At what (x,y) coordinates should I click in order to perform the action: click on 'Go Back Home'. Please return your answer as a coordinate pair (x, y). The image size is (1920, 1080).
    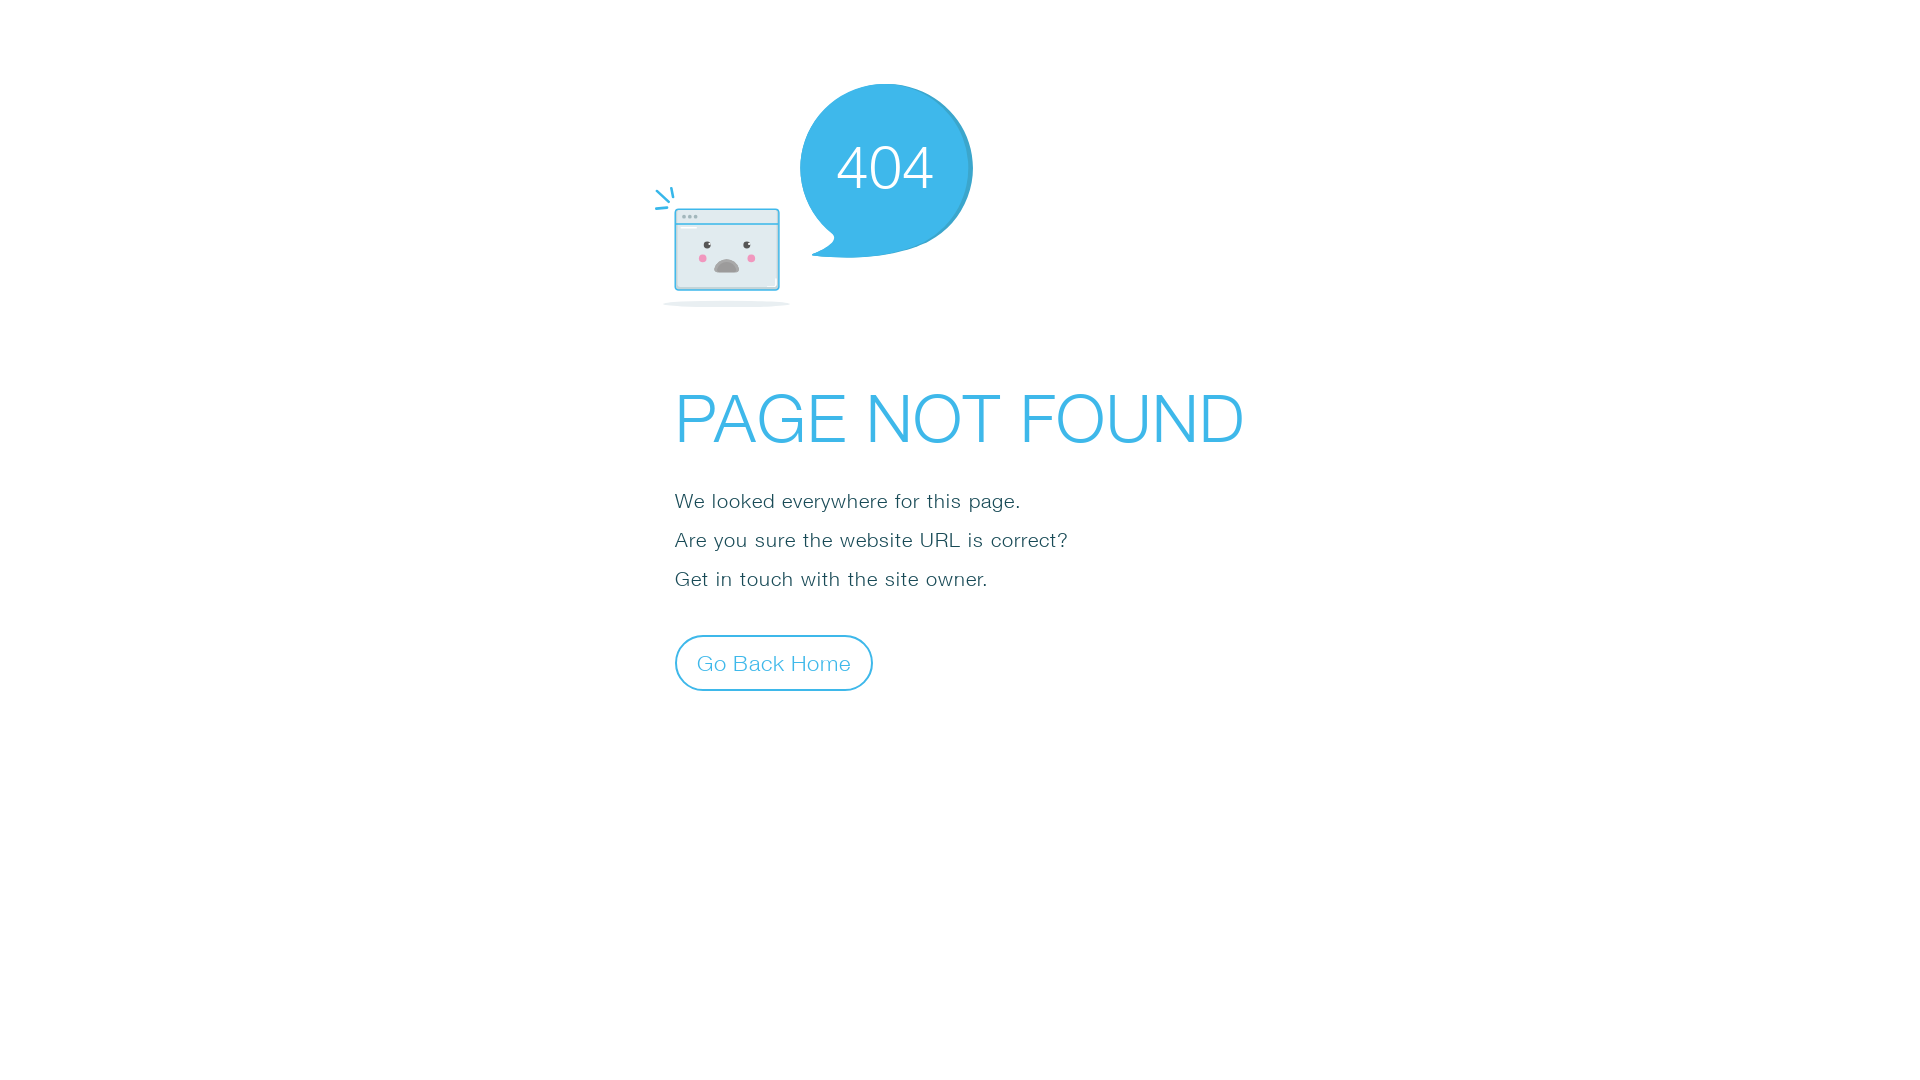
    Looking at the image, I should click on (772, 663).